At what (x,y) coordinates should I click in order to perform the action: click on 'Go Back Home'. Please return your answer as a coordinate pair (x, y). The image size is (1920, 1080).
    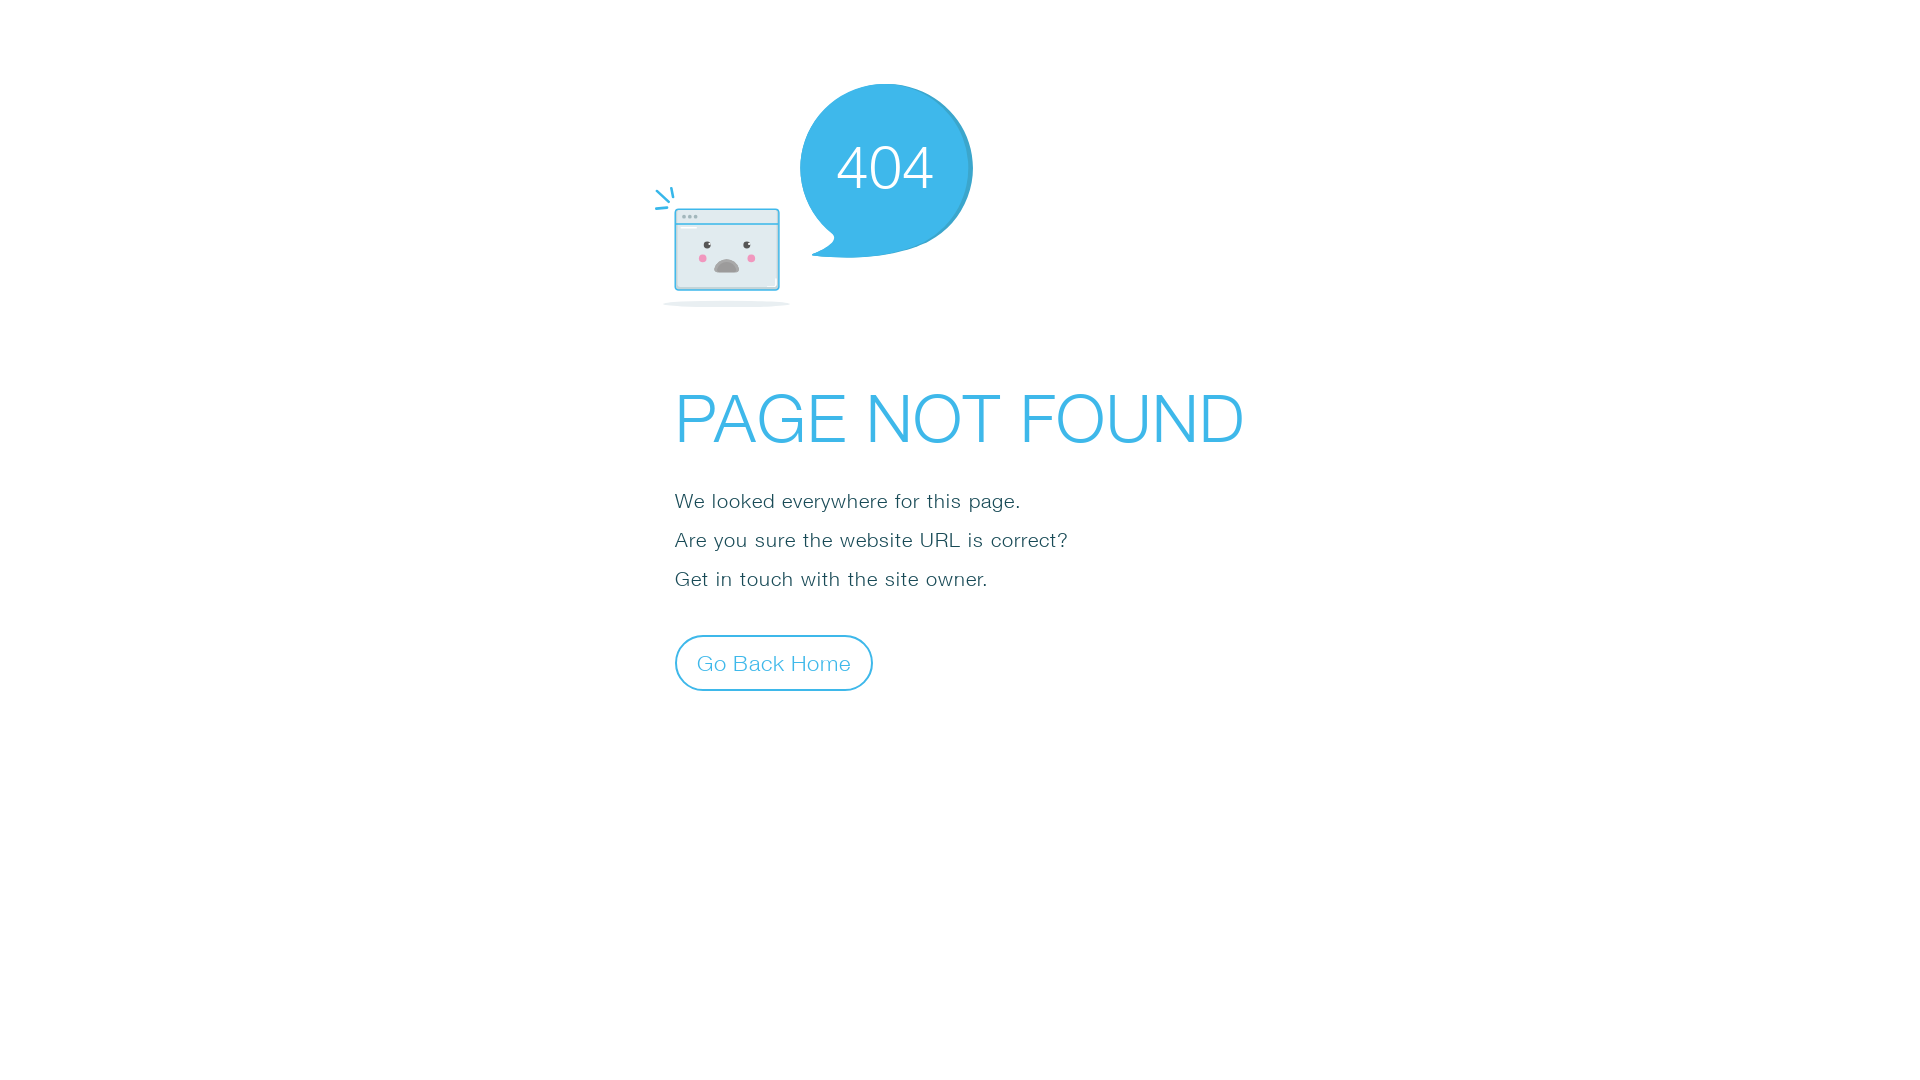
    Looking at the image, I should click on (772, 663).